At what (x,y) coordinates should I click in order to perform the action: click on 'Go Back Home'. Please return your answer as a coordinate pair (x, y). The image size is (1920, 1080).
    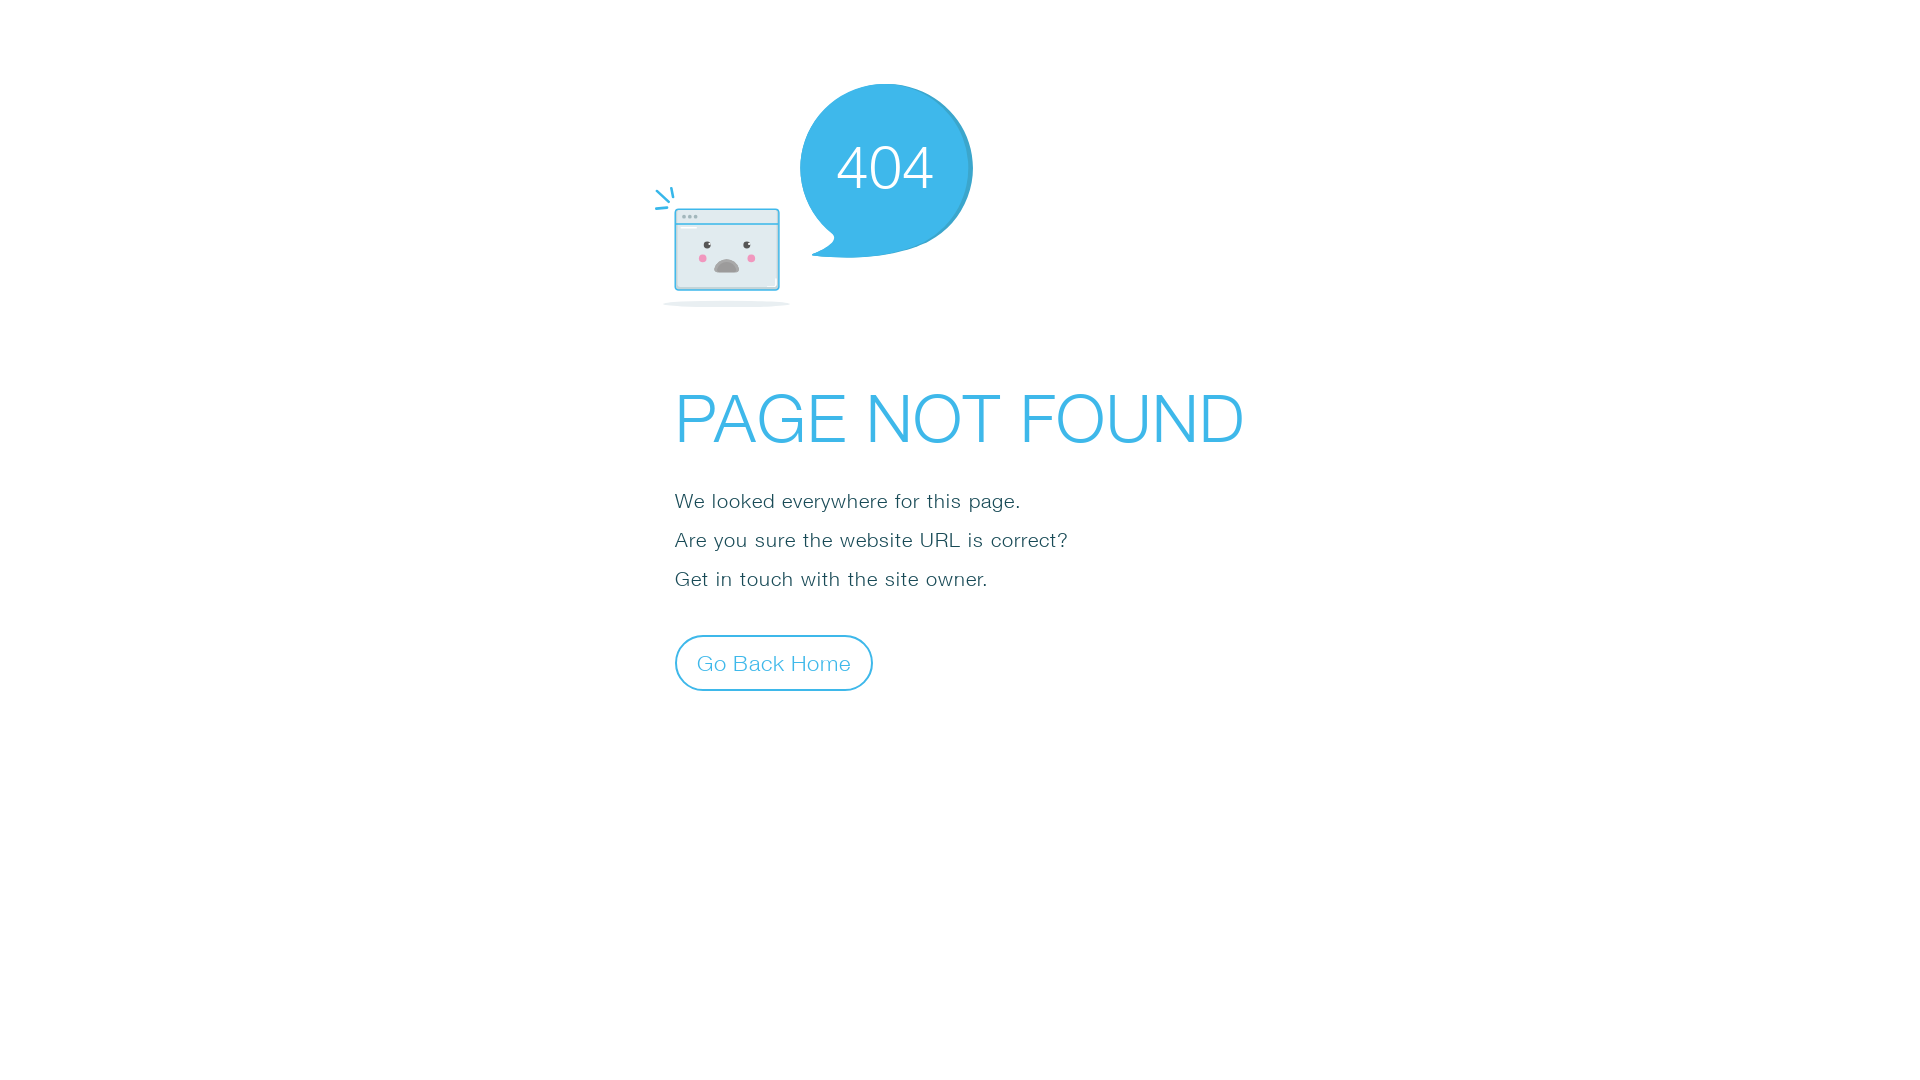
    Looking at the image, I should click on (772, 663).